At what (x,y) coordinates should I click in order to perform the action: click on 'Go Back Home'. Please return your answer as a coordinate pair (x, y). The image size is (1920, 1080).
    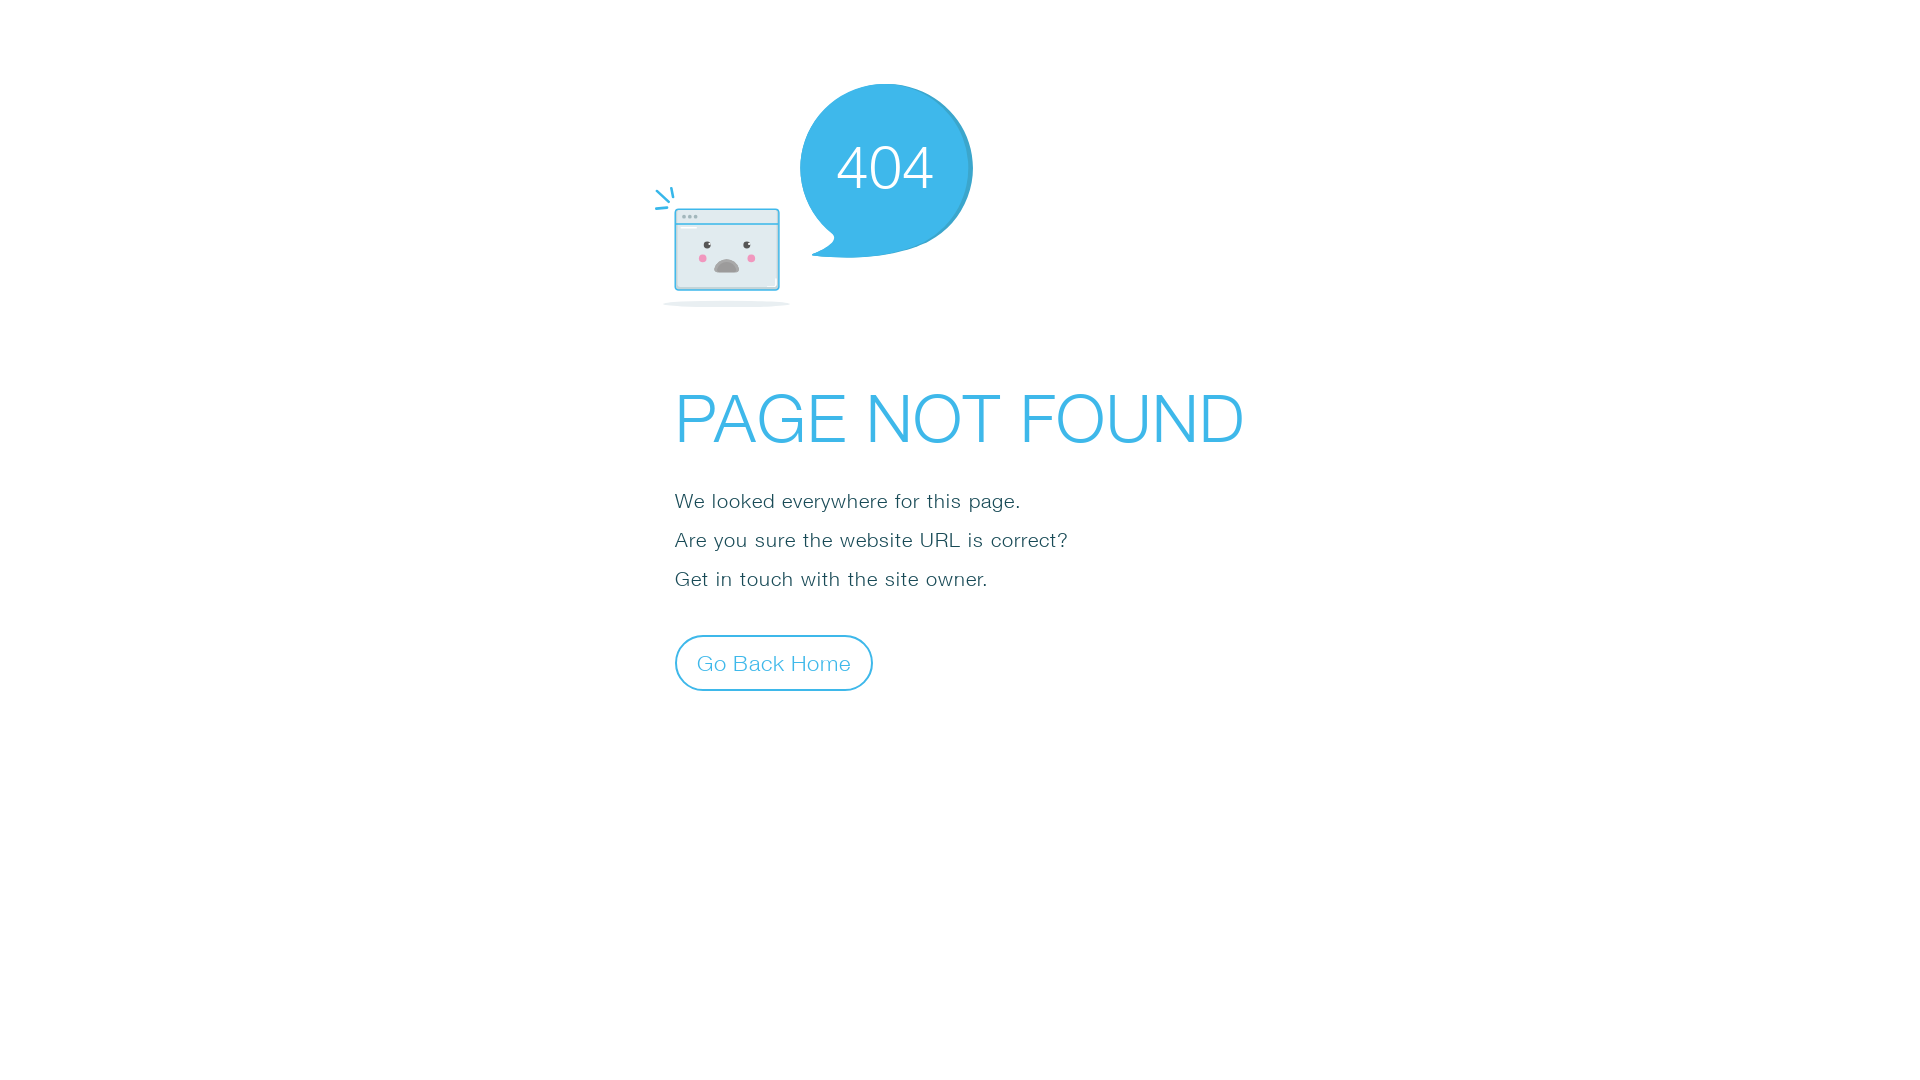
    Looking at the image, I should click on (772, 663).